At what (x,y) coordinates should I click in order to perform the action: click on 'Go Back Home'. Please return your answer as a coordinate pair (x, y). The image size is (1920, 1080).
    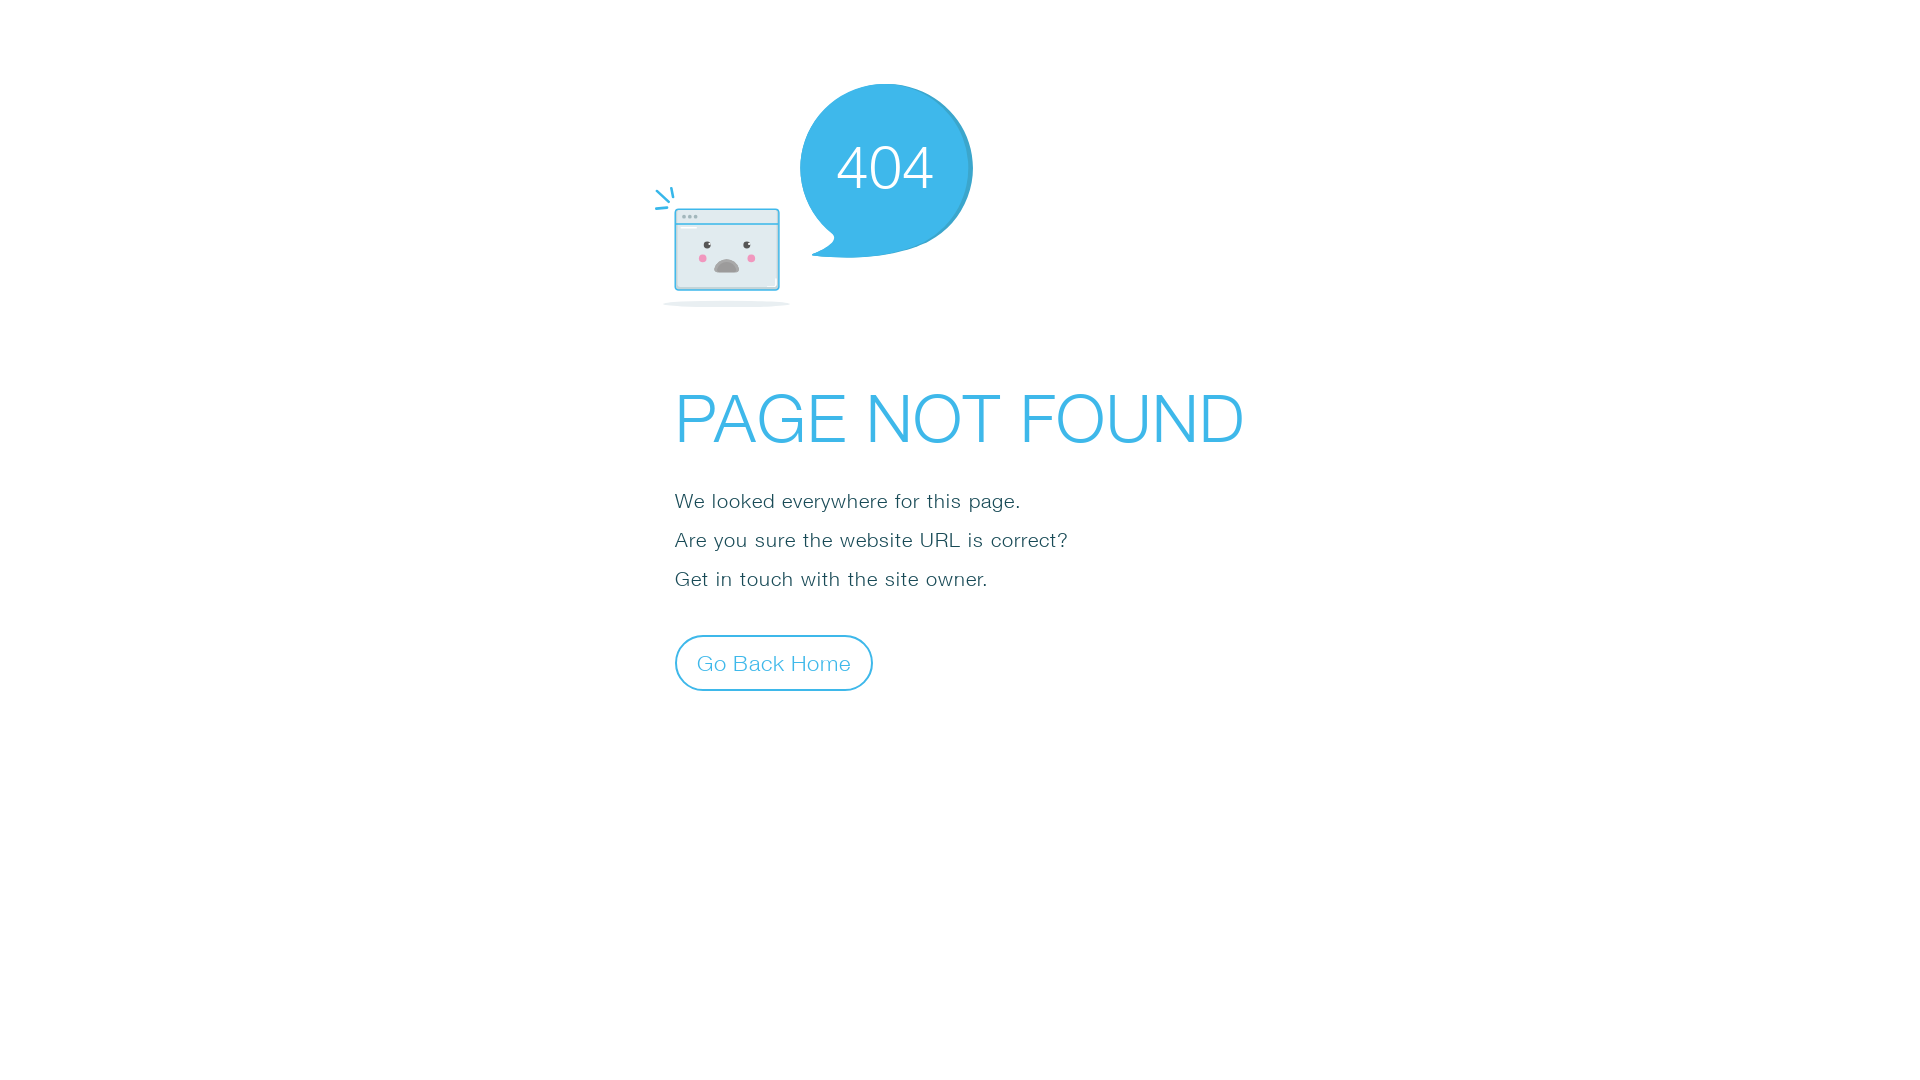
    Looking at the image, I should click on (772, 663).